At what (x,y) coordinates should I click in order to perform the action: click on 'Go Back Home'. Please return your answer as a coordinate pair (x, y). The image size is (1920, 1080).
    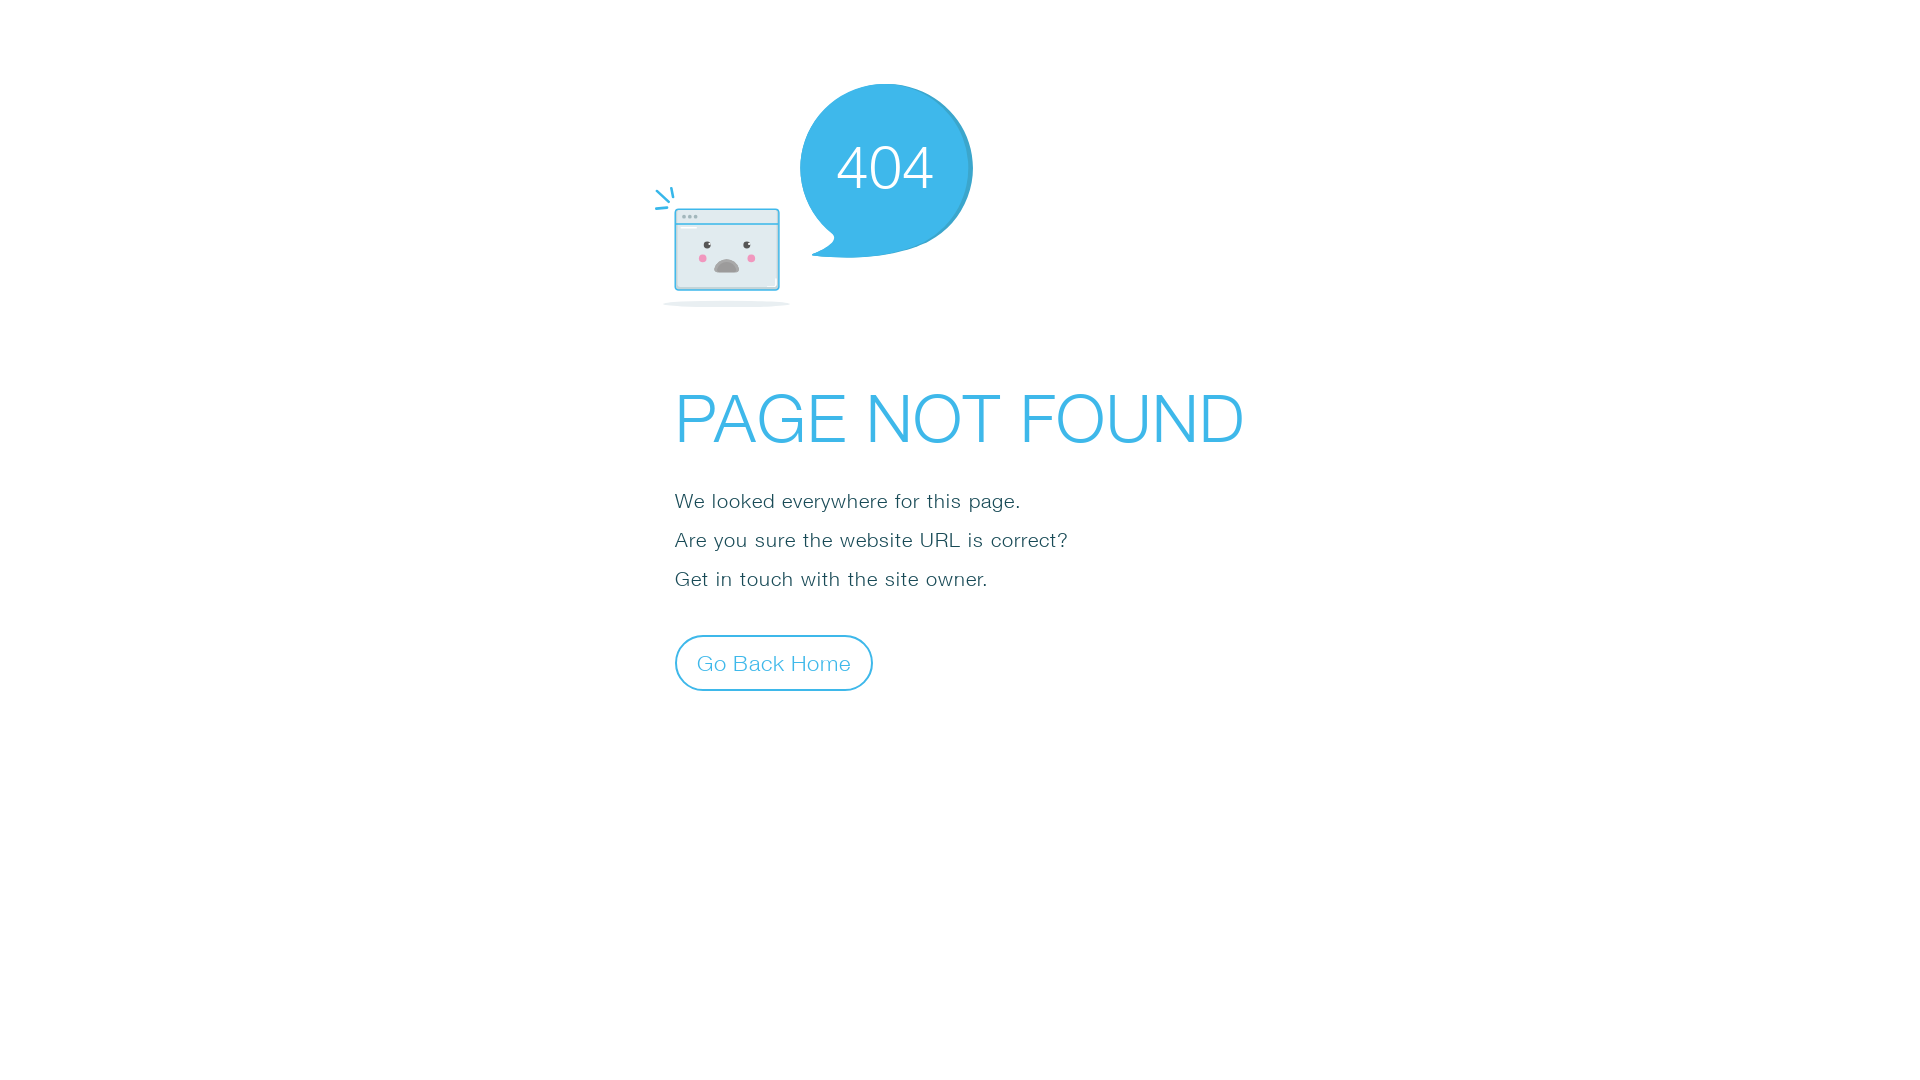
    Looking at the image, I should click on (772, 663).